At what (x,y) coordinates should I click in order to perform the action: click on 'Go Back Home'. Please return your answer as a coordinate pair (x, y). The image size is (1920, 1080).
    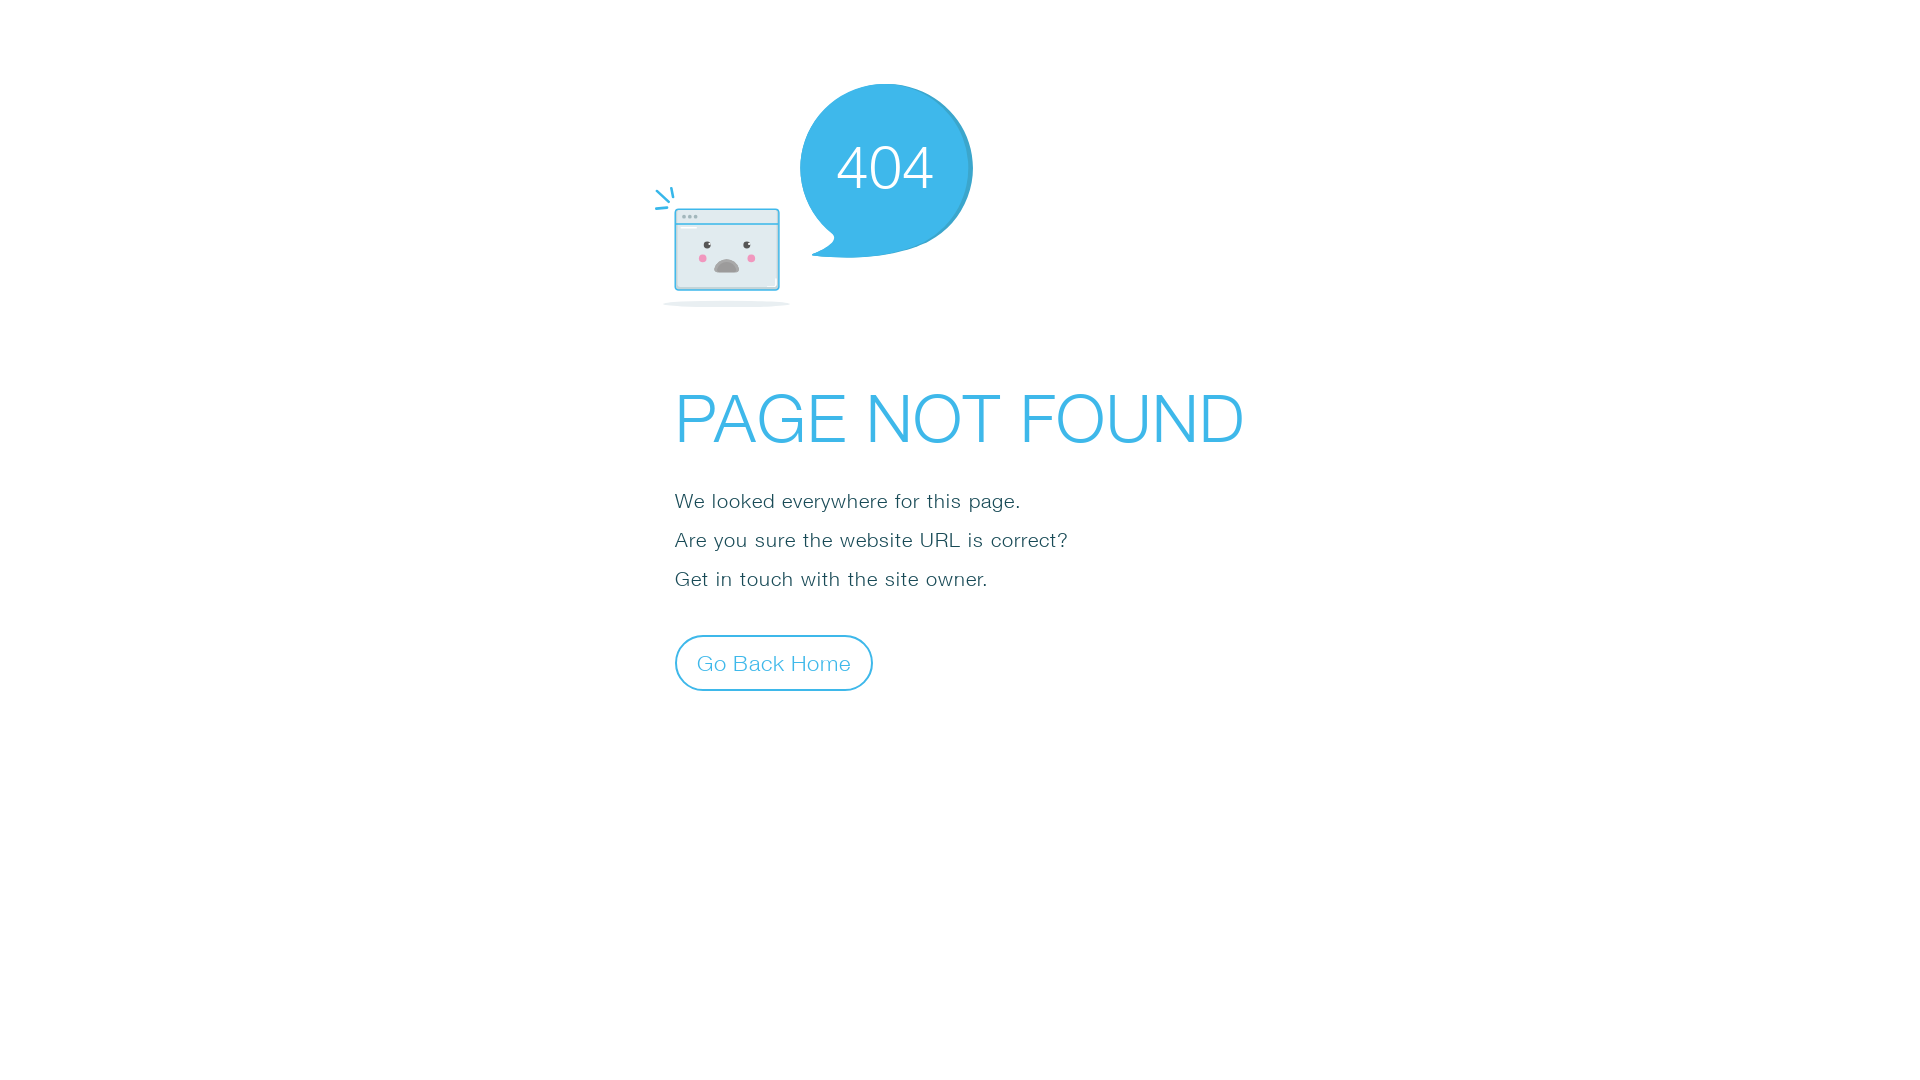
    Looking at the image, I should click on (772, 663).